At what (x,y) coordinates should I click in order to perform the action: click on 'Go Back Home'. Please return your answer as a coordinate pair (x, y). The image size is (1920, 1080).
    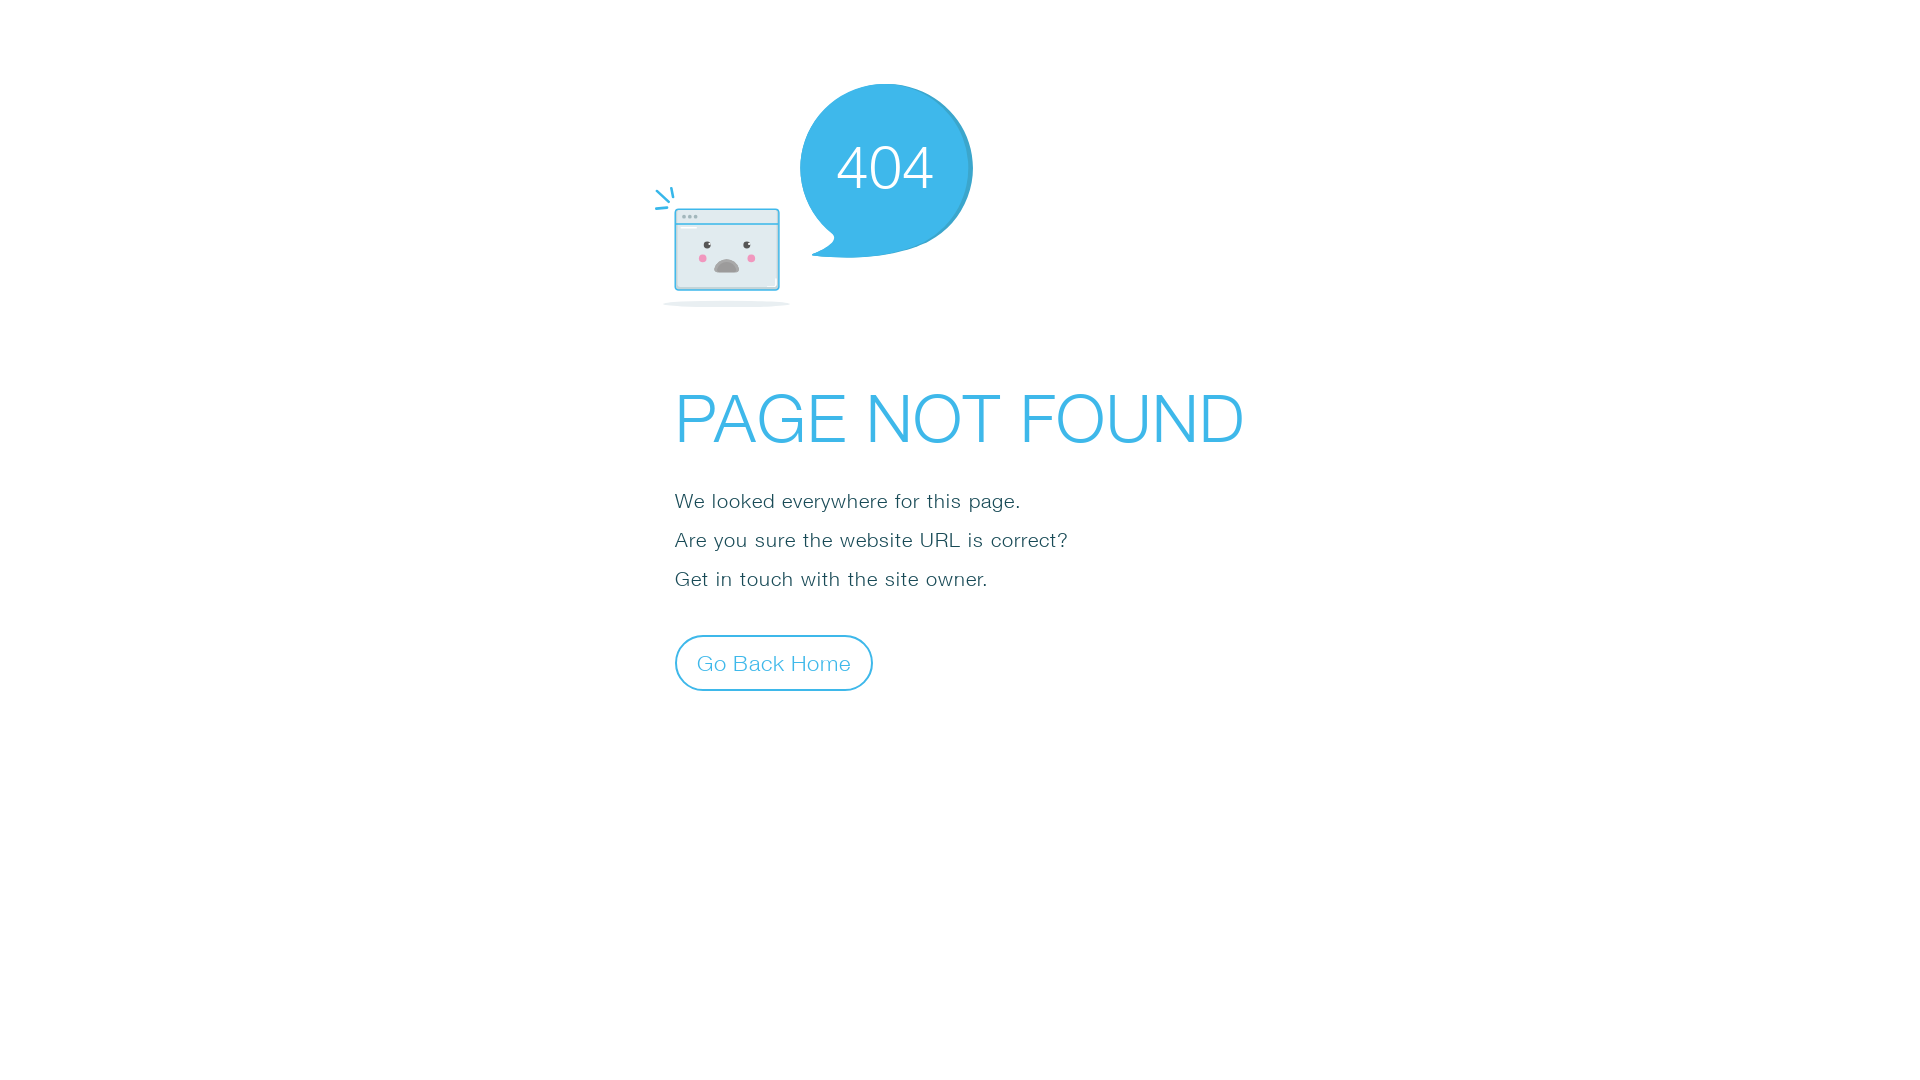
    Looking at the image, I should click on (772, 663).